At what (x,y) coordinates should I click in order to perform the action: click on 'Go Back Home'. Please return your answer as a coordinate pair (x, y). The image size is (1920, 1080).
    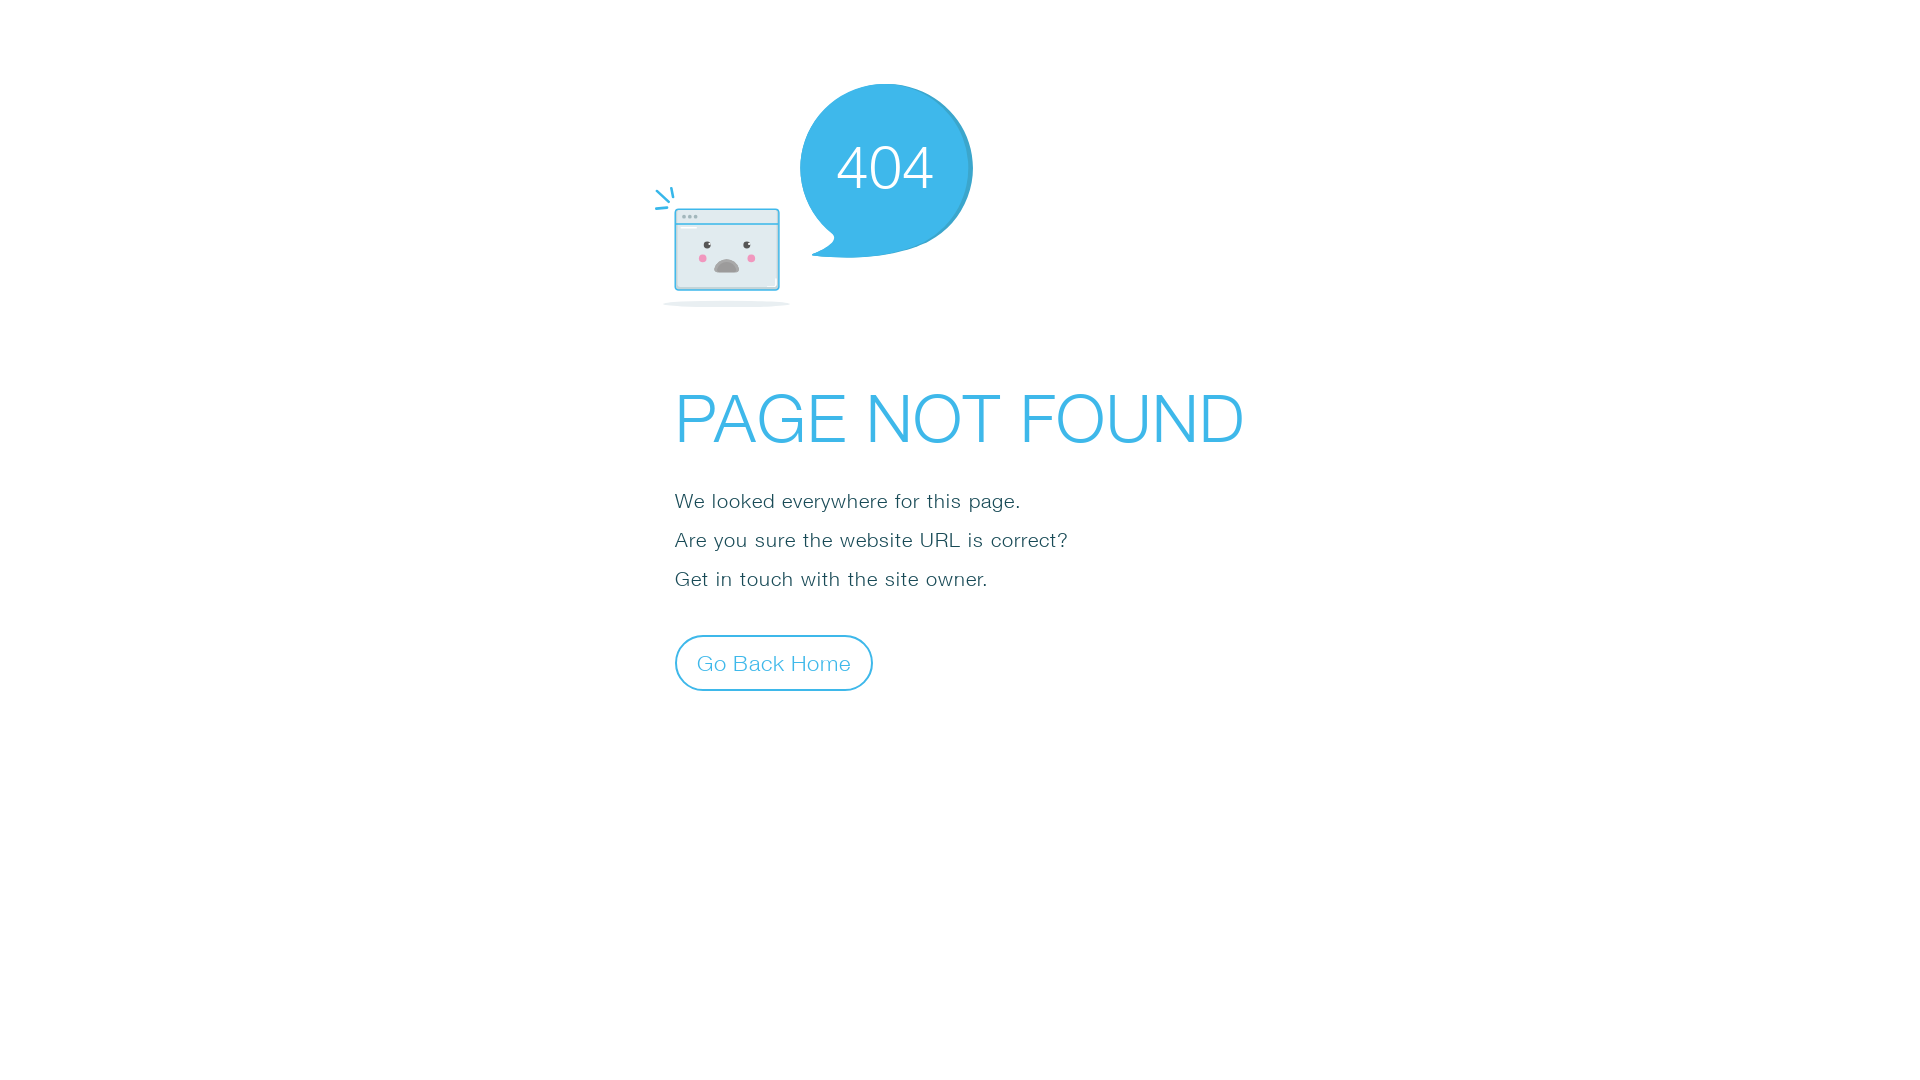
    Looking at the image, I should click on (772, 663).